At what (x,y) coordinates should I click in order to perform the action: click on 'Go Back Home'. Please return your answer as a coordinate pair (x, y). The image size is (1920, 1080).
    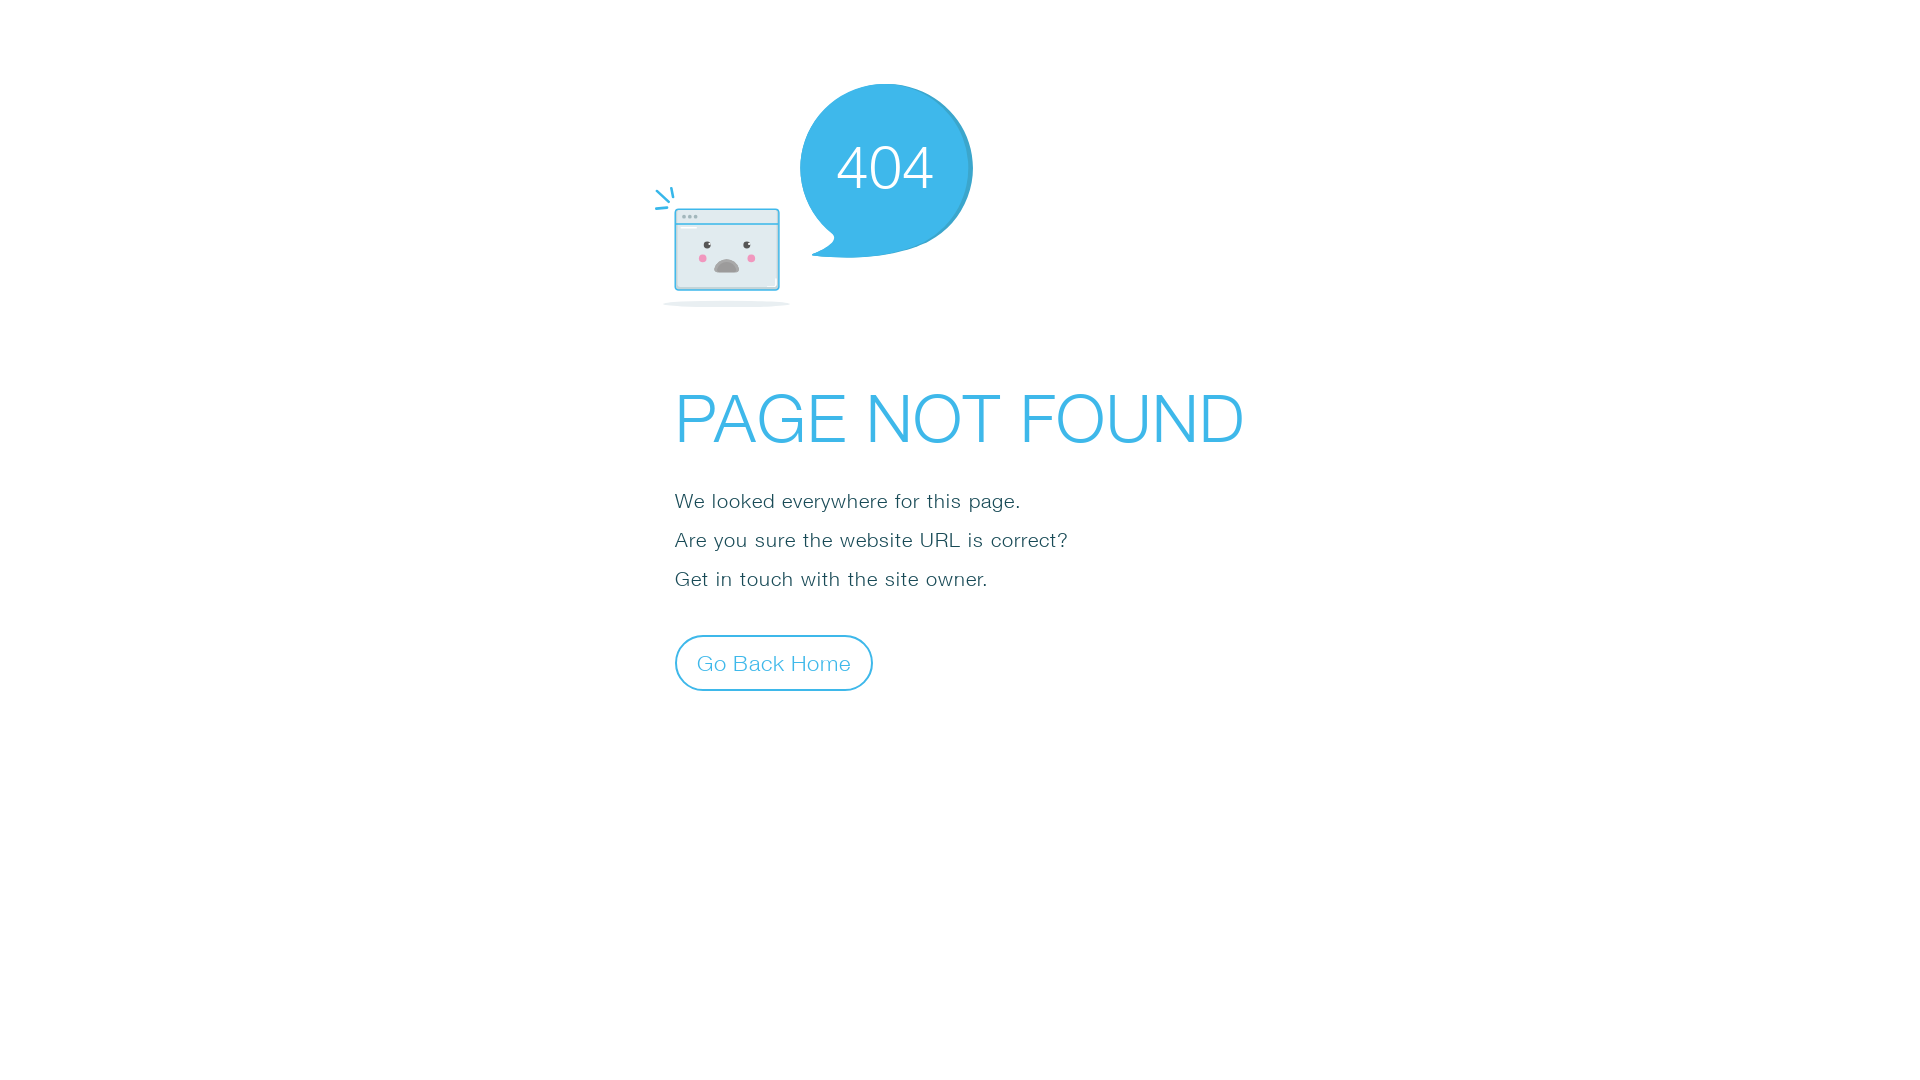
    Looking at the image, I should click on (772, 663).